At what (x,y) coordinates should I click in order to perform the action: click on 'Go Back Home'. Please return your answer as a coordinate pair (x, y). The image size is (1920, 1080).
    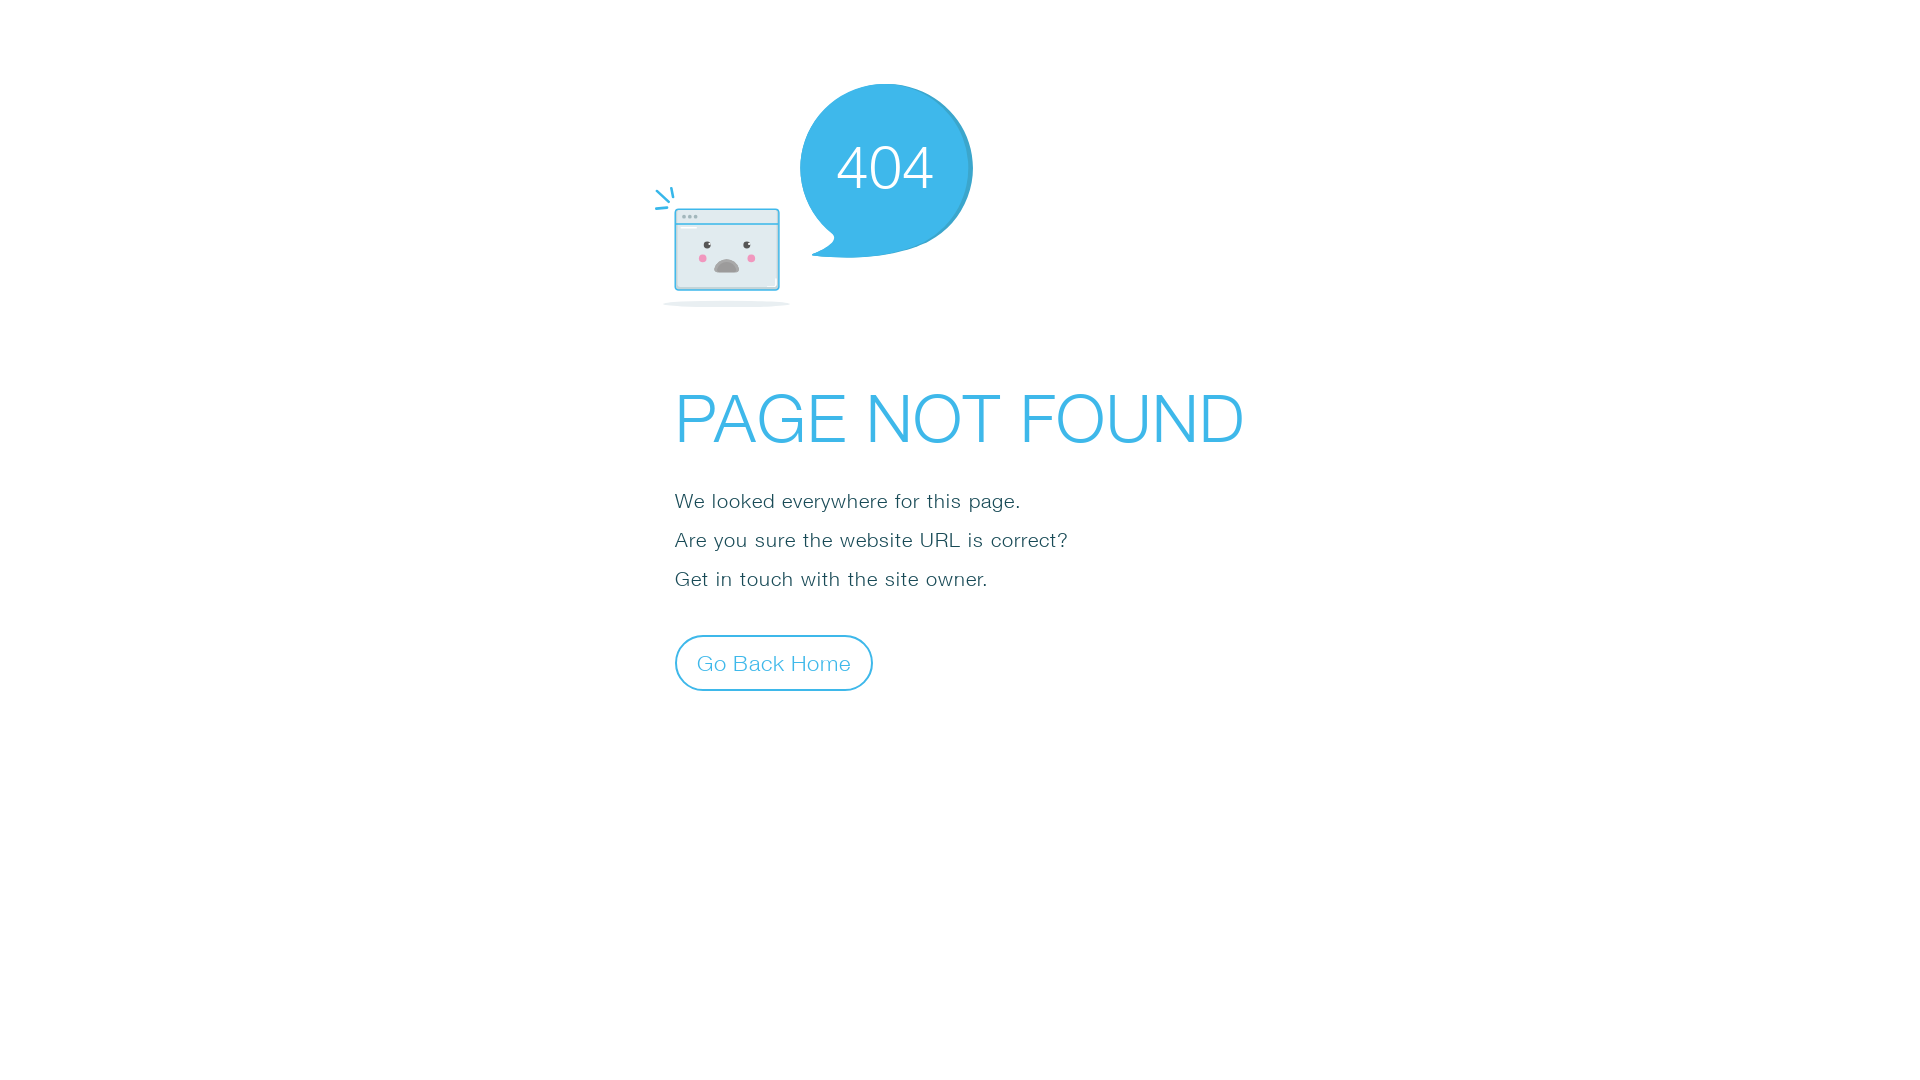
    Looking at the image, I should click on (772, 663).